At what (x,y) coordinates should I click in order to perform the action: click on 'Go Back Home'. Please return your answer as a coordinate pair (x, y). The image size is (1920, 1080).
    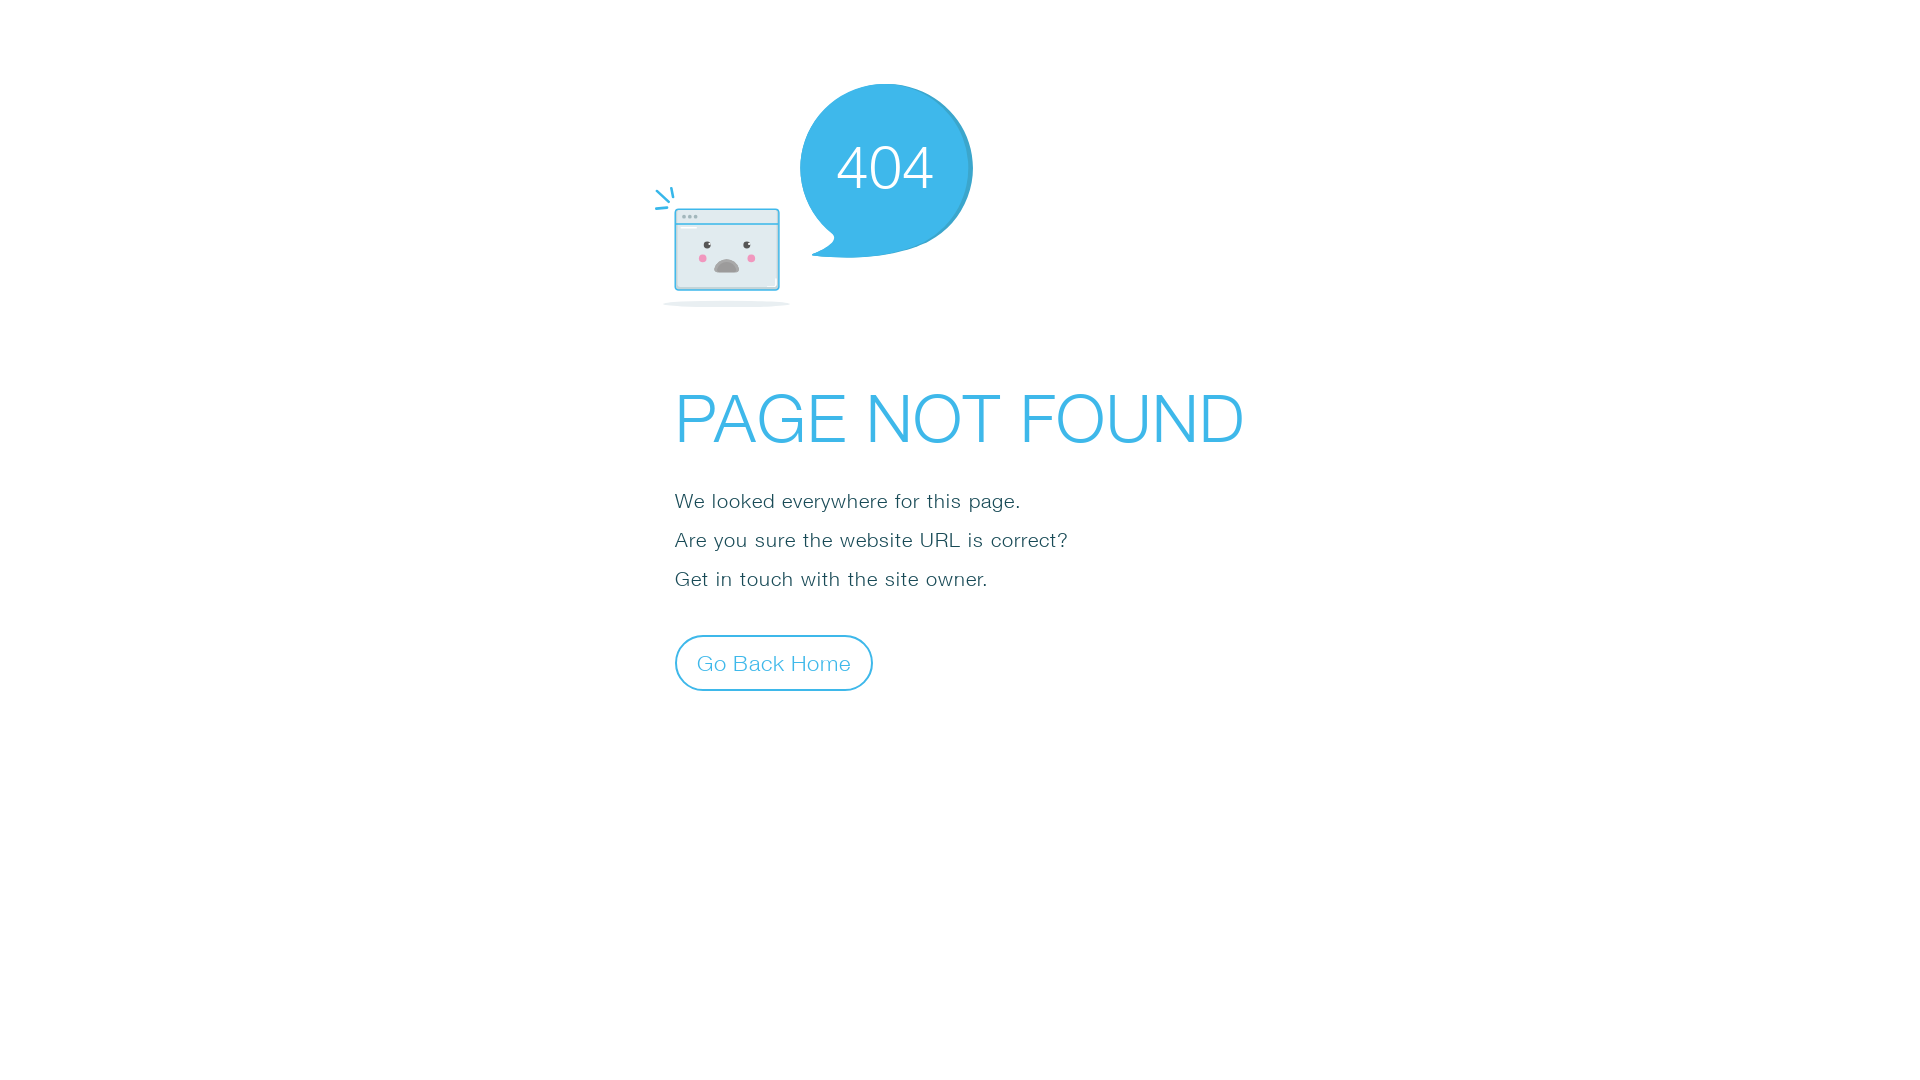
    Looking at the image, I should click on (772, 663).